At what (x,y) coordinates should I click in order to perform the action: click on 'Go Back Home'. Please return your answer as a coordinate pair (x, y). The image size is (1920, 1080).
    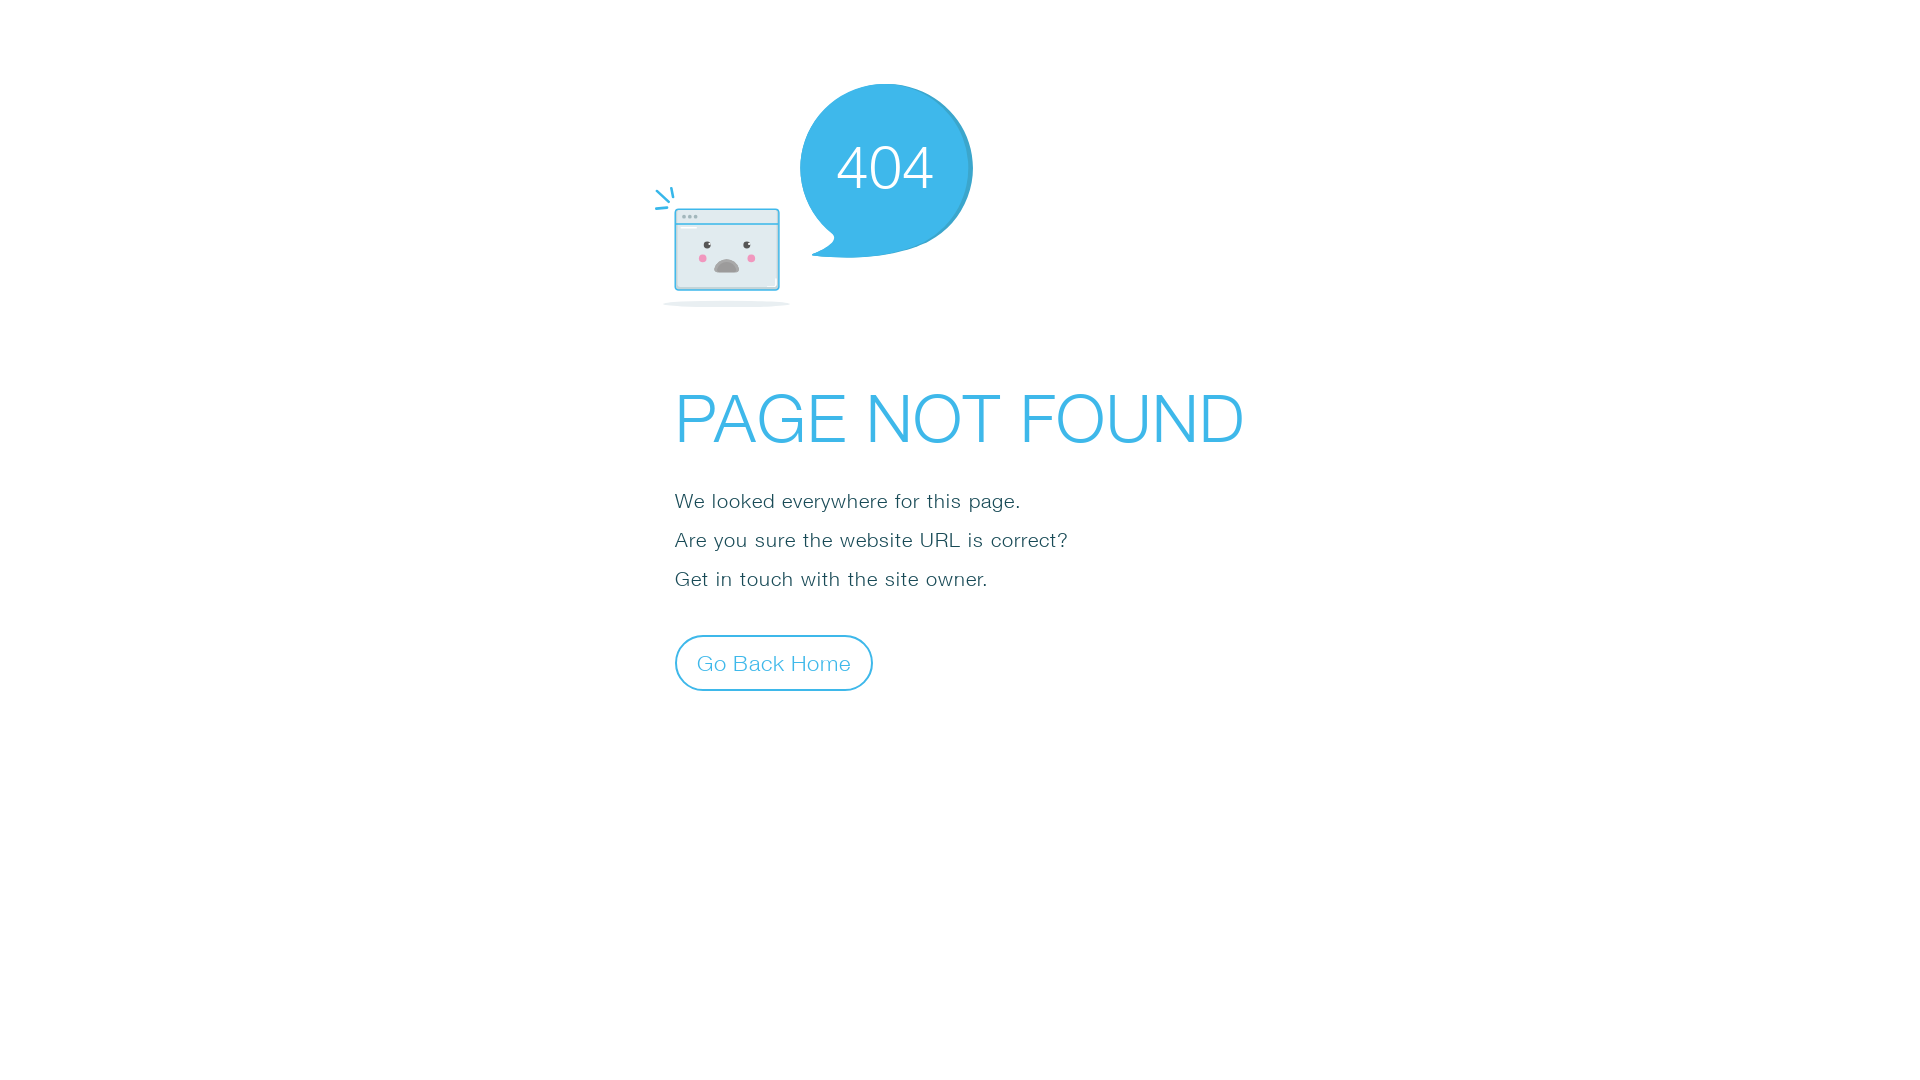
    Looking at the image, I should click on (772, 663).